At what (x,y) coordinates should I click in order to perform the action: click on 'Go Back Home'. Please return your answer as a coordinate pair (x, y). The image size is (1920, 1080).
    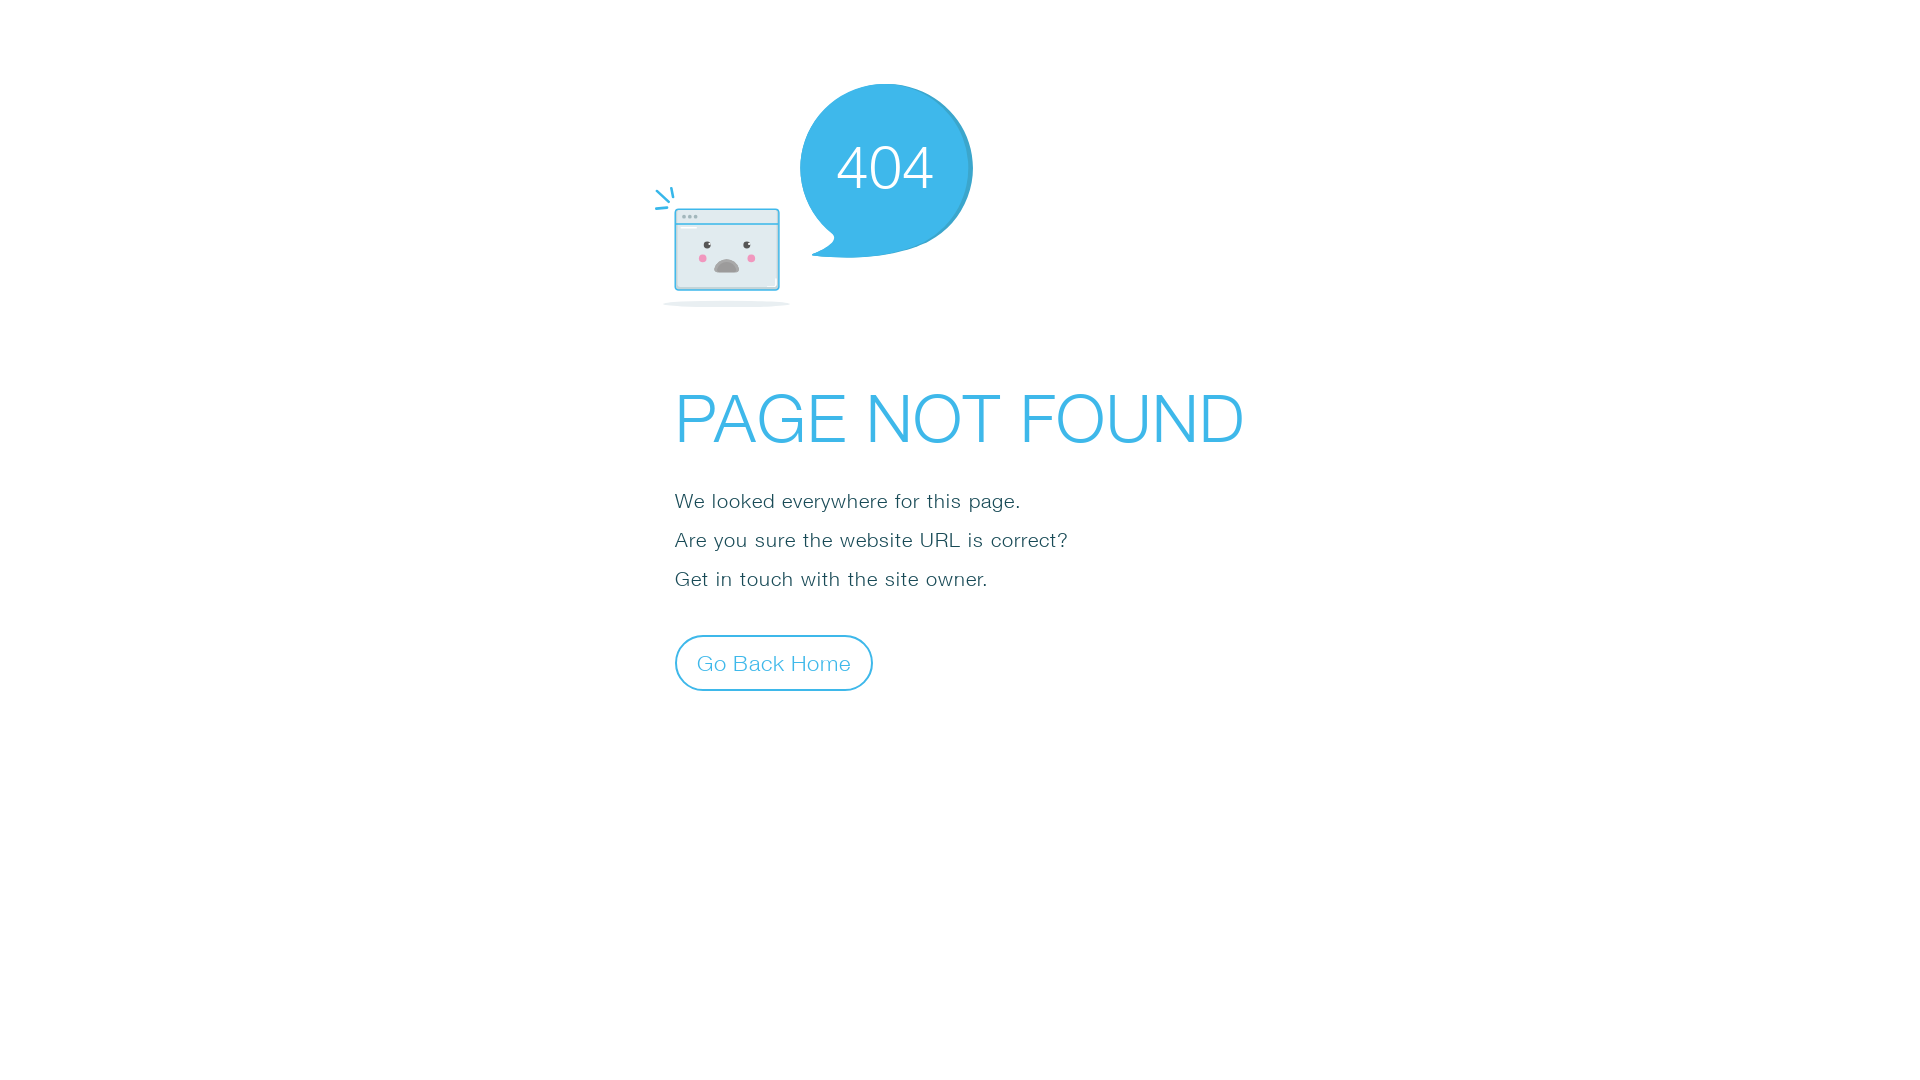
    Looking at the image, I should click on (772, 663).